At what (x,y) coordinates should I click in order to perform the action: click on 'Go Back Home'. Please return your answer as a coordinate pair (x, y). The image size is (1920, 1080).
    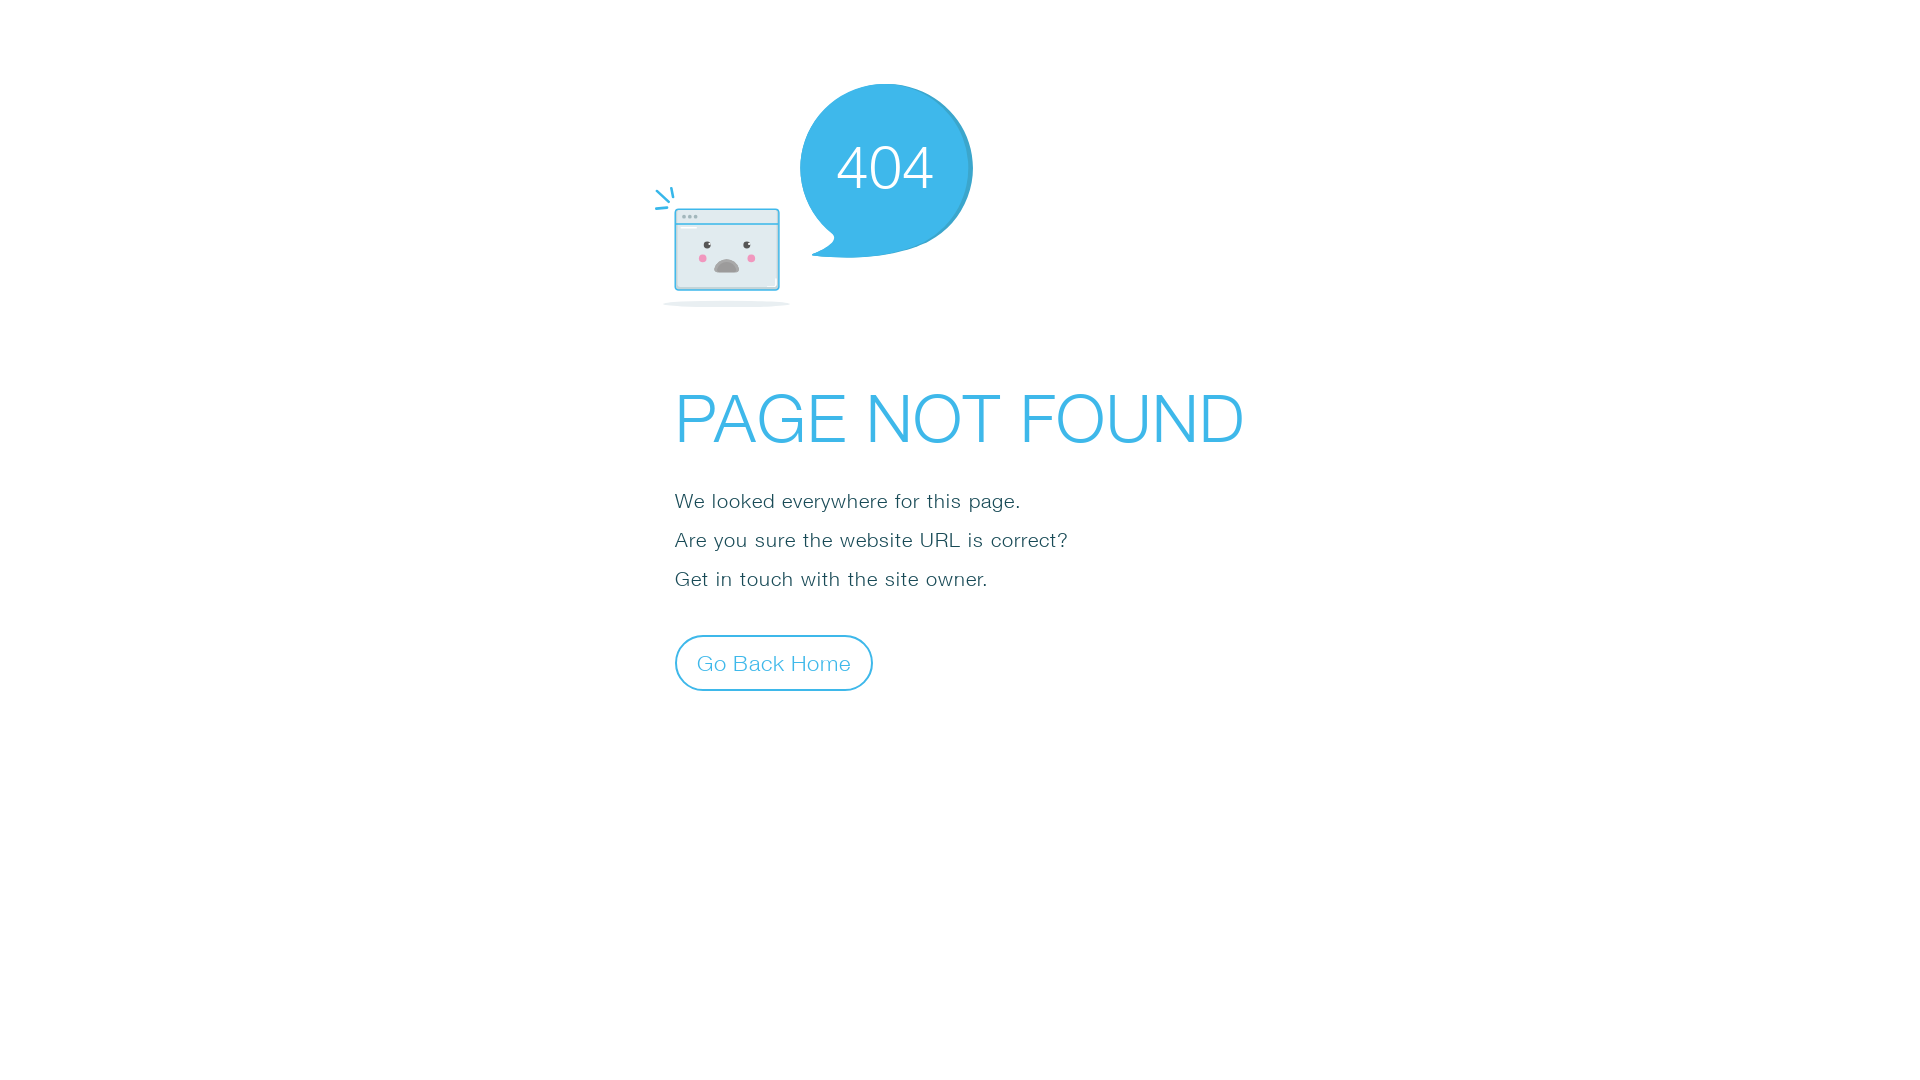
    Looking at the image, I should click on (772, 663).